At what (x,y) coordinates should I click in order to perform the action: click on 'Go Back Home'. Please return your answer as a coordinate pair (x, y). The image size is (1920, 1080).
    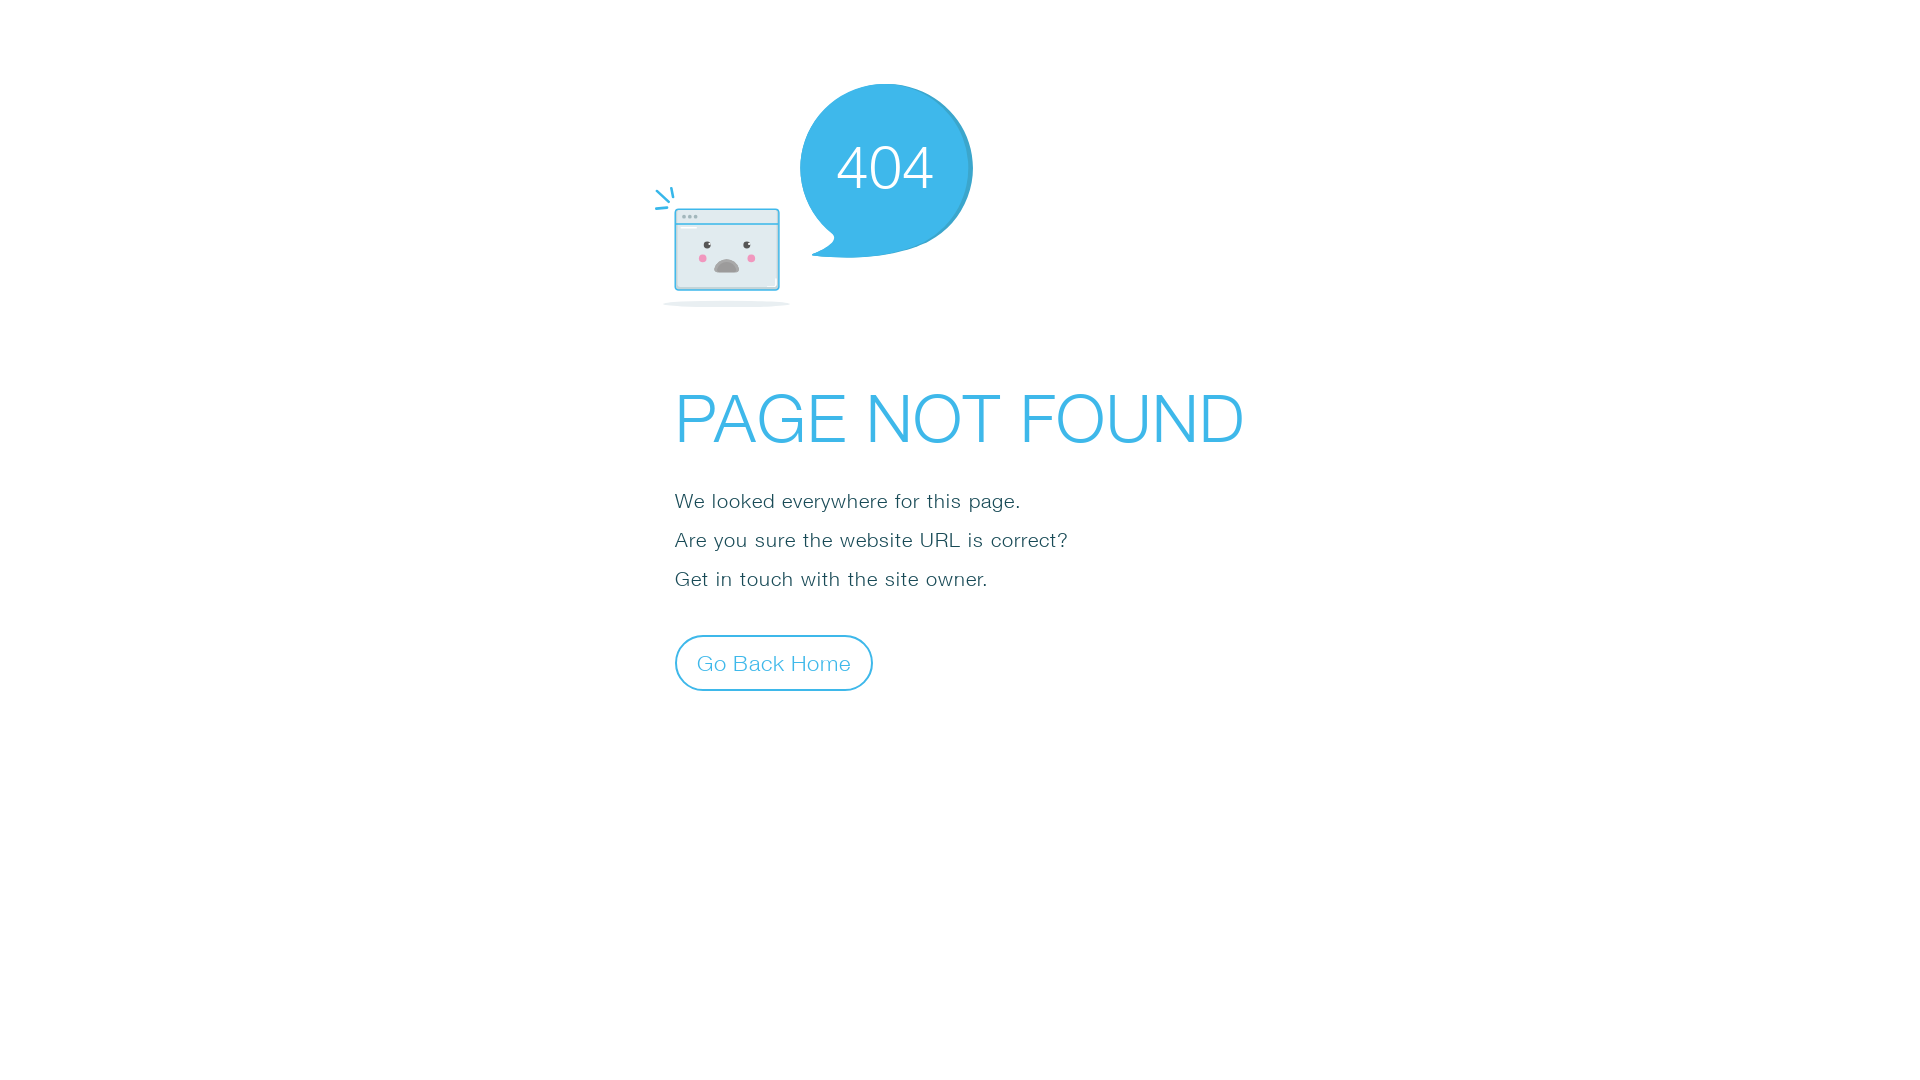
    Looking at the image, I should click on (772, 663).